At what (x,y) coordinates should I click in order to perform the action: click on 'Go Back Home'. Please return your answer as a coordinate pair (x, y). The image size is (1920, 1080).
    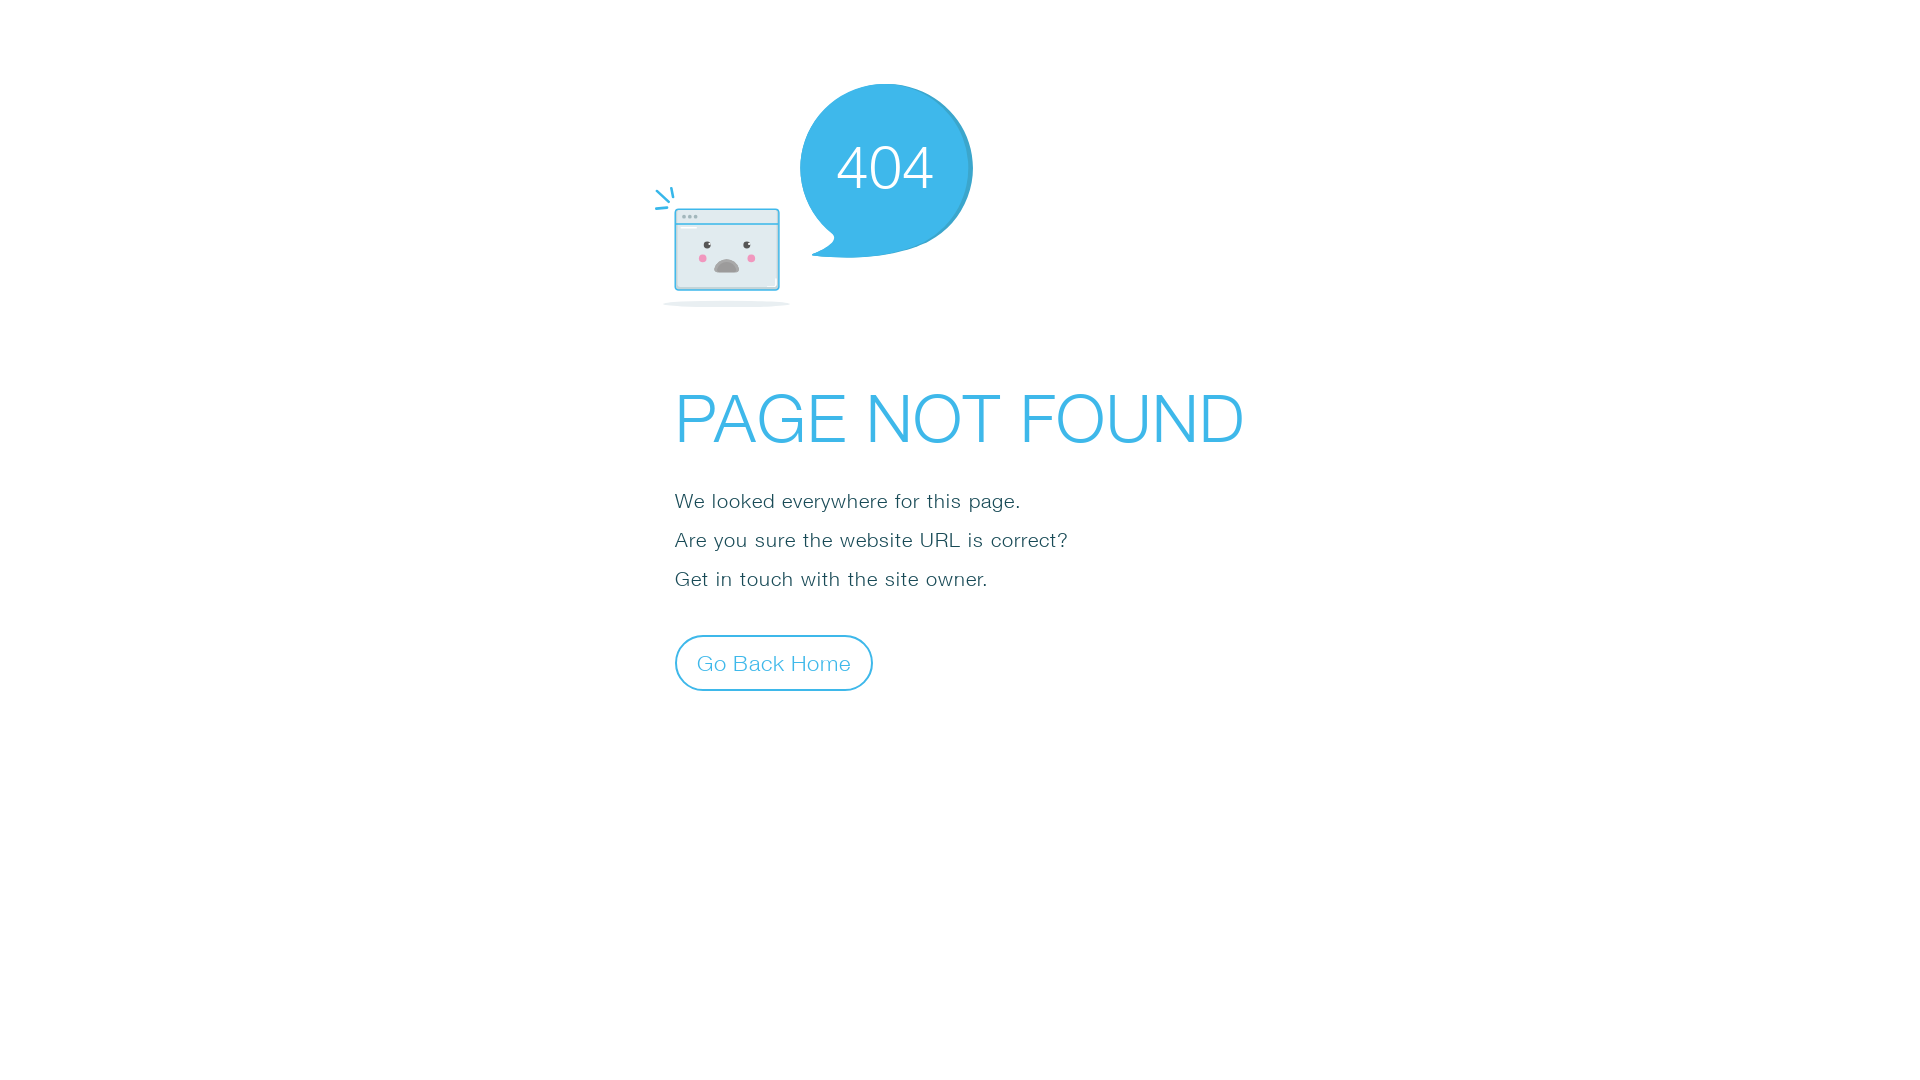
    Looking at the image, I should click on (772, 663).